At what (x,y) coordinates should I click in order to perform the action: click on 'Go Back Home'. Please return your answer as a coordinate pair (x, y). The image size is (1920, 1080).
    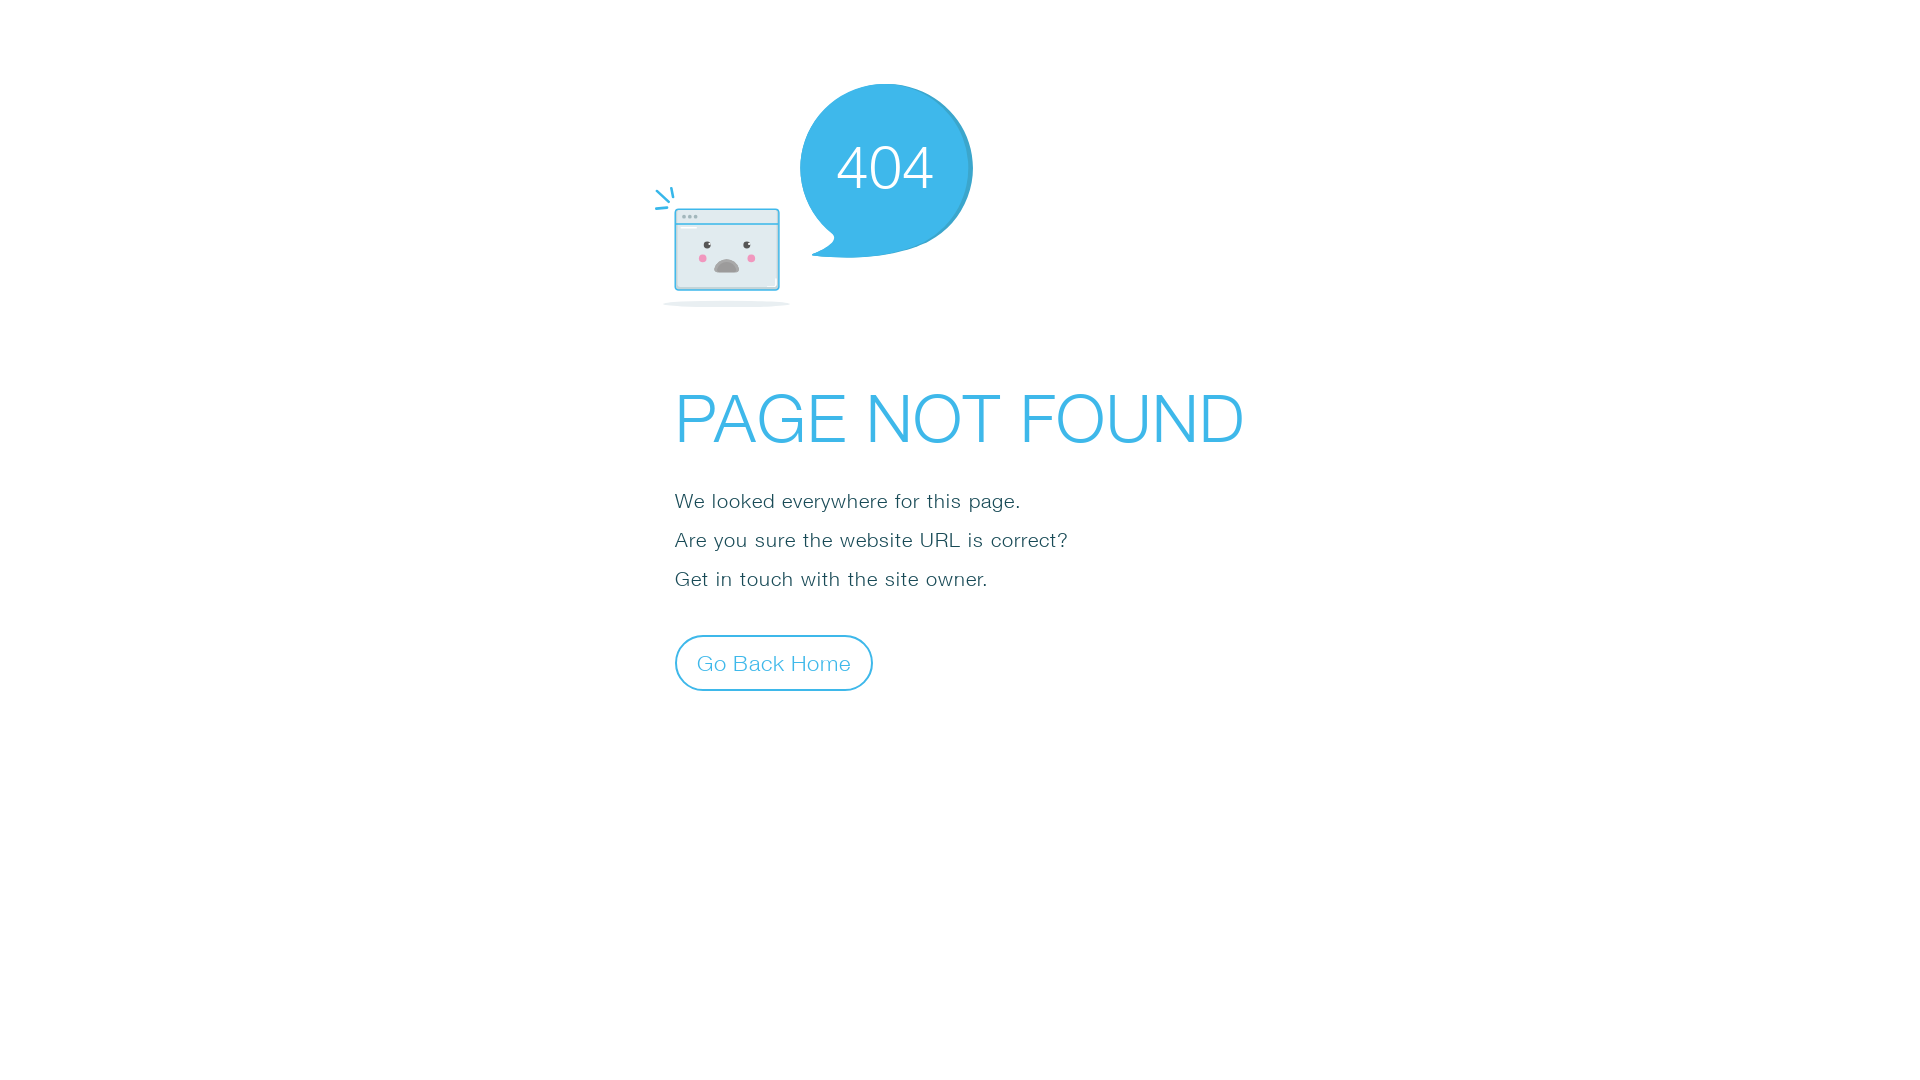
    Looking at the image, I should click on (772, 663).